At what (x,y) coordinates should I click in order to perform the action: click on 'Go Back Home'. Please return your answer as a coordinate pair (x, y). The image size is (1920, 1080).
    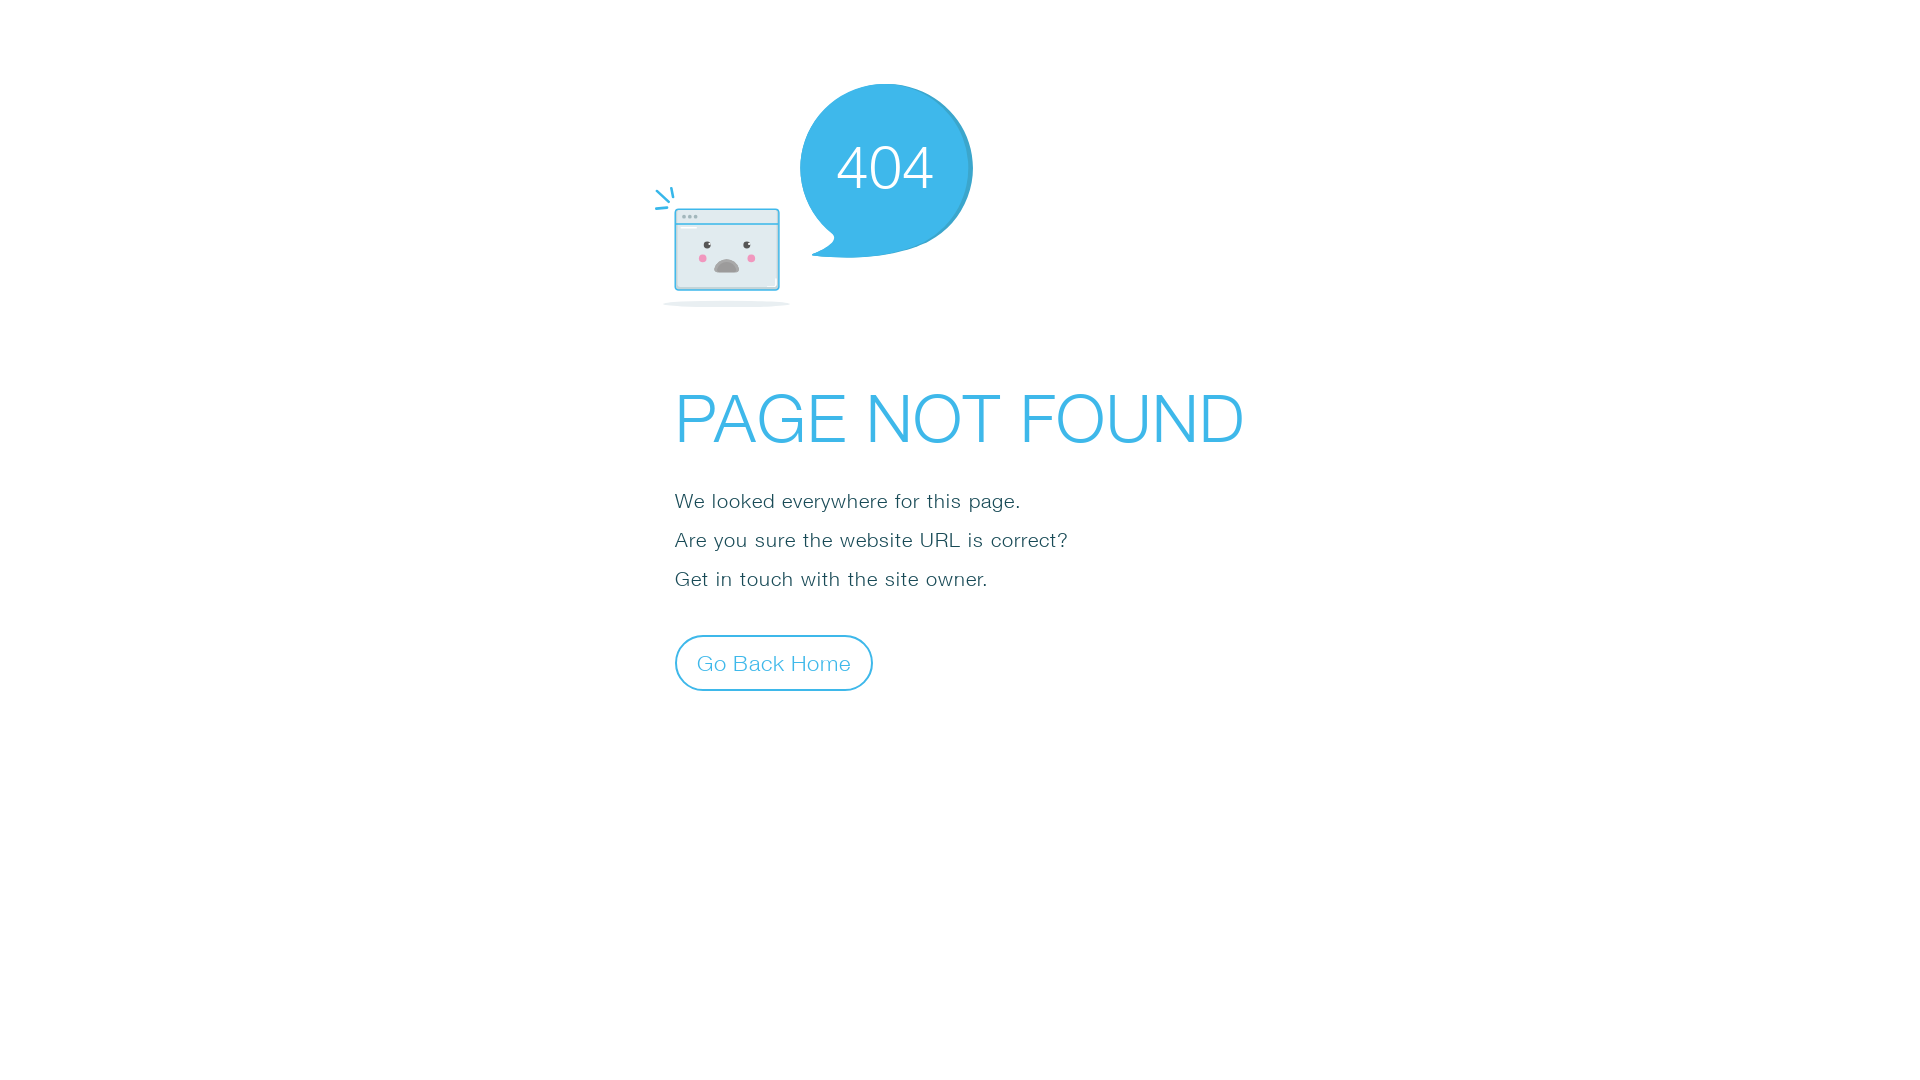
    Looking at the image, I should click on (772, 663).